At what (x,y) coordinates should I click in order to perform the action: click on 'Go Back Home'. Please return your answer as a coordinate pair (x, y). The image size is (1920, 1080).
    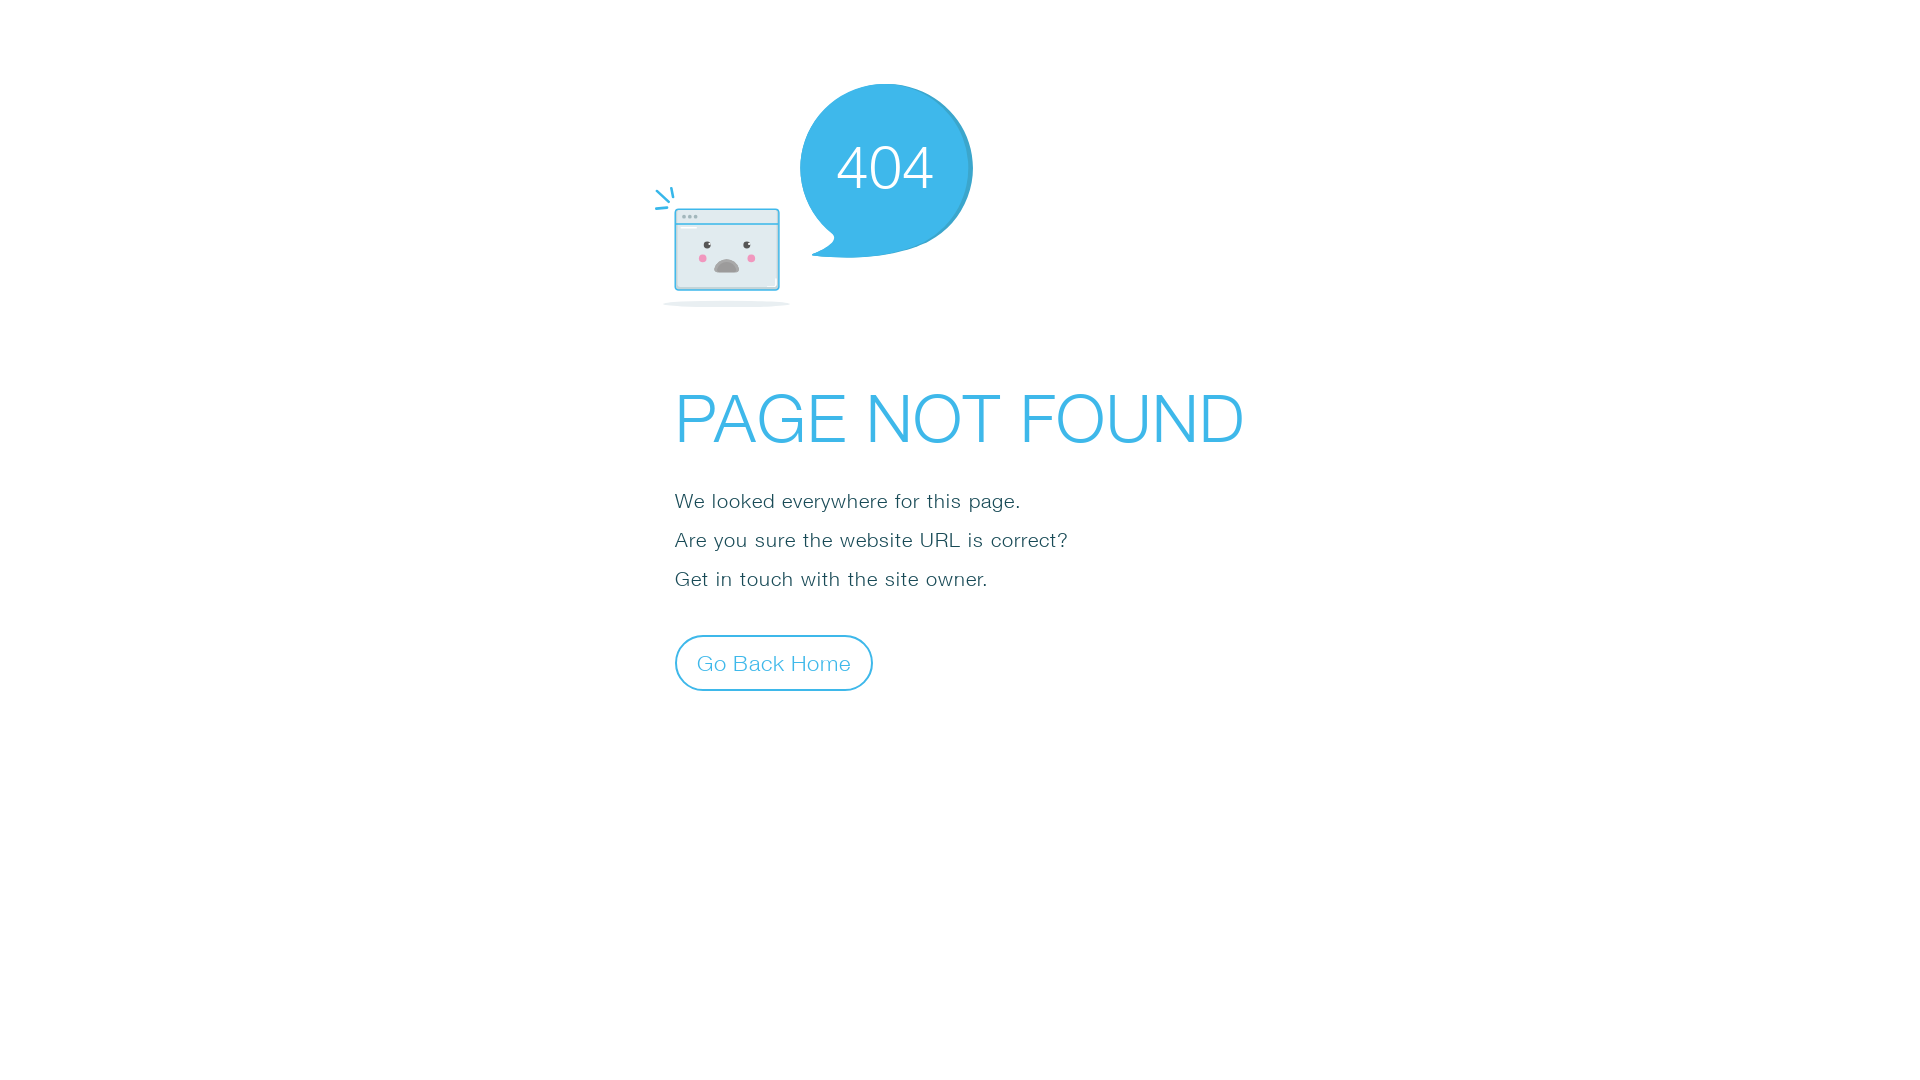
    Looking at the image, I should click on (772, 663).